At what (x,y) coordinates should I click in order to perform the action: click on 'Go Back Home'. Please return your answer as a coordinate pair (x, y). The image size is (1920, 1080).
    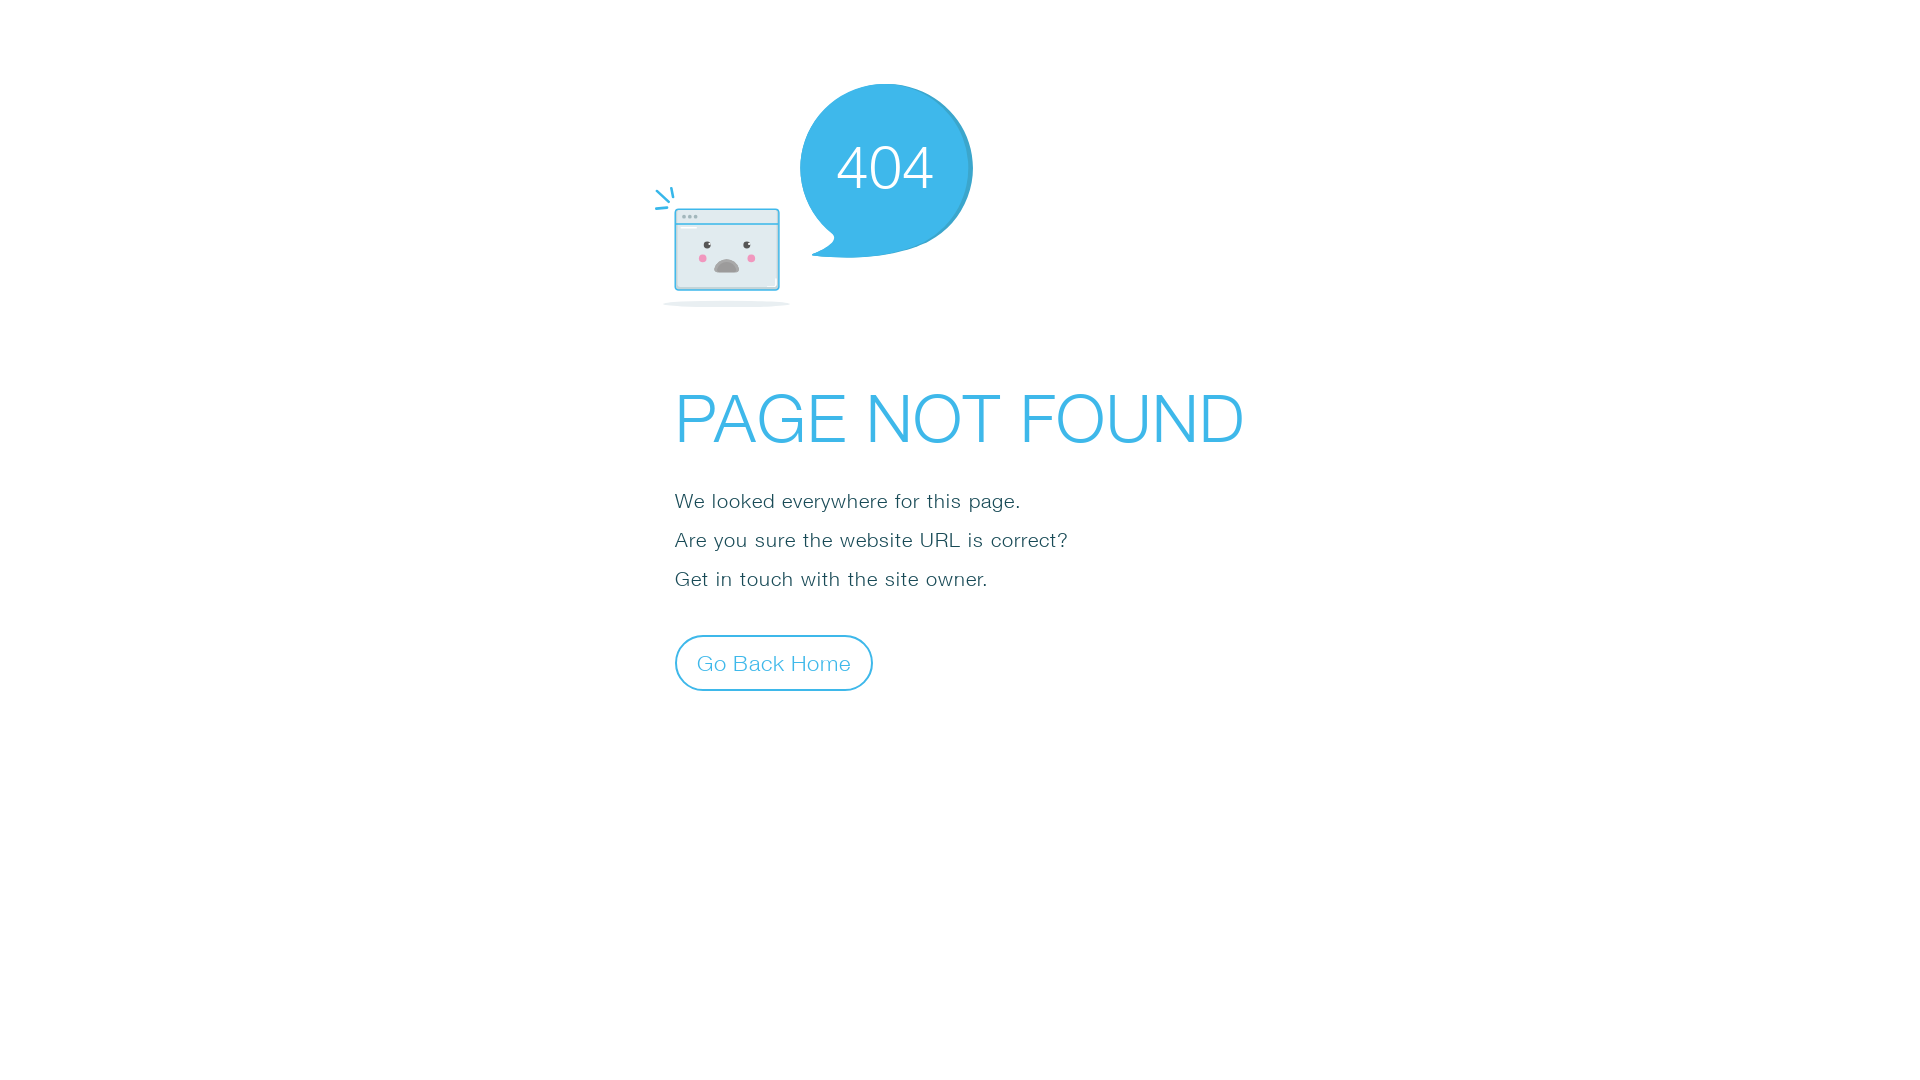
    Looking at the image, I should click on (772, 663).